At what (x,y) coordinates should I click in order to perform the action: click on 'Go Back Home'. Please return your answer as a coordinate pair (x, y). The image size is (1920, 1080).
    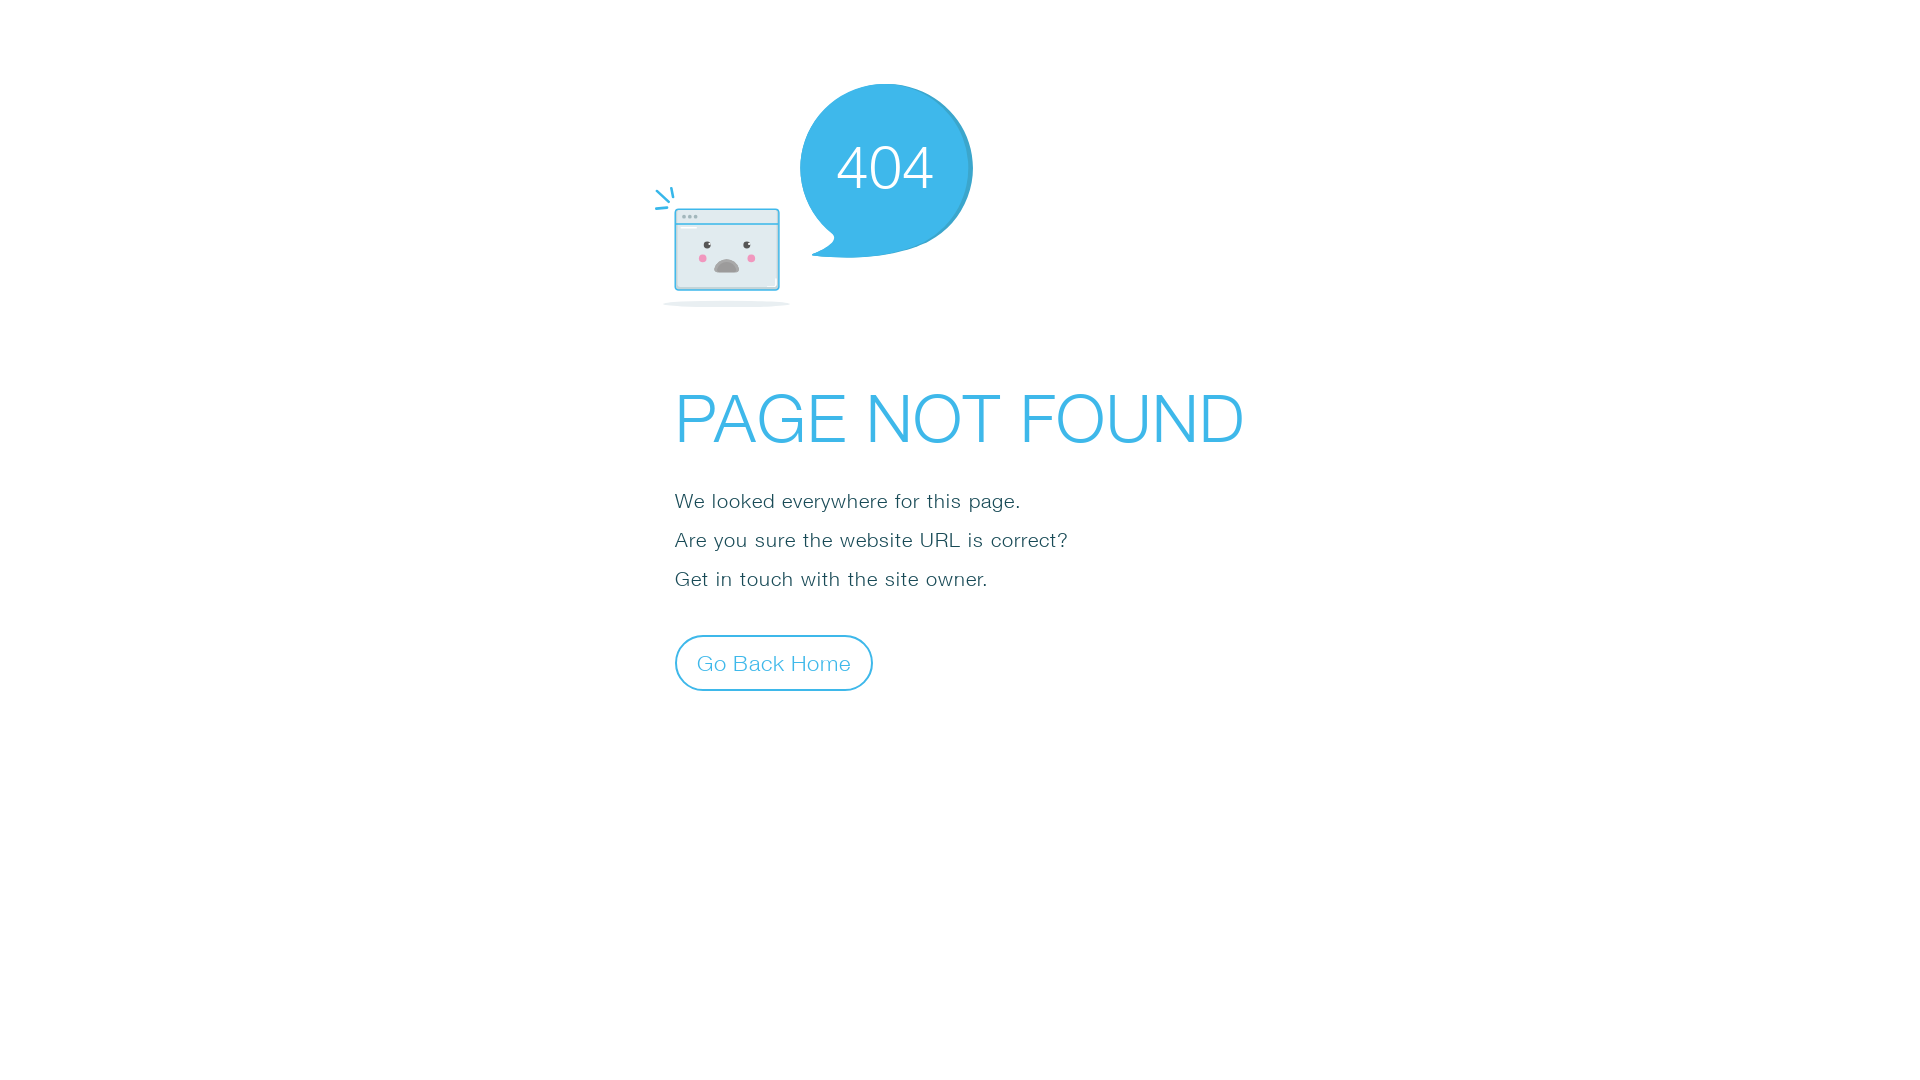
    Looking at the image, I should click on (772, 663).